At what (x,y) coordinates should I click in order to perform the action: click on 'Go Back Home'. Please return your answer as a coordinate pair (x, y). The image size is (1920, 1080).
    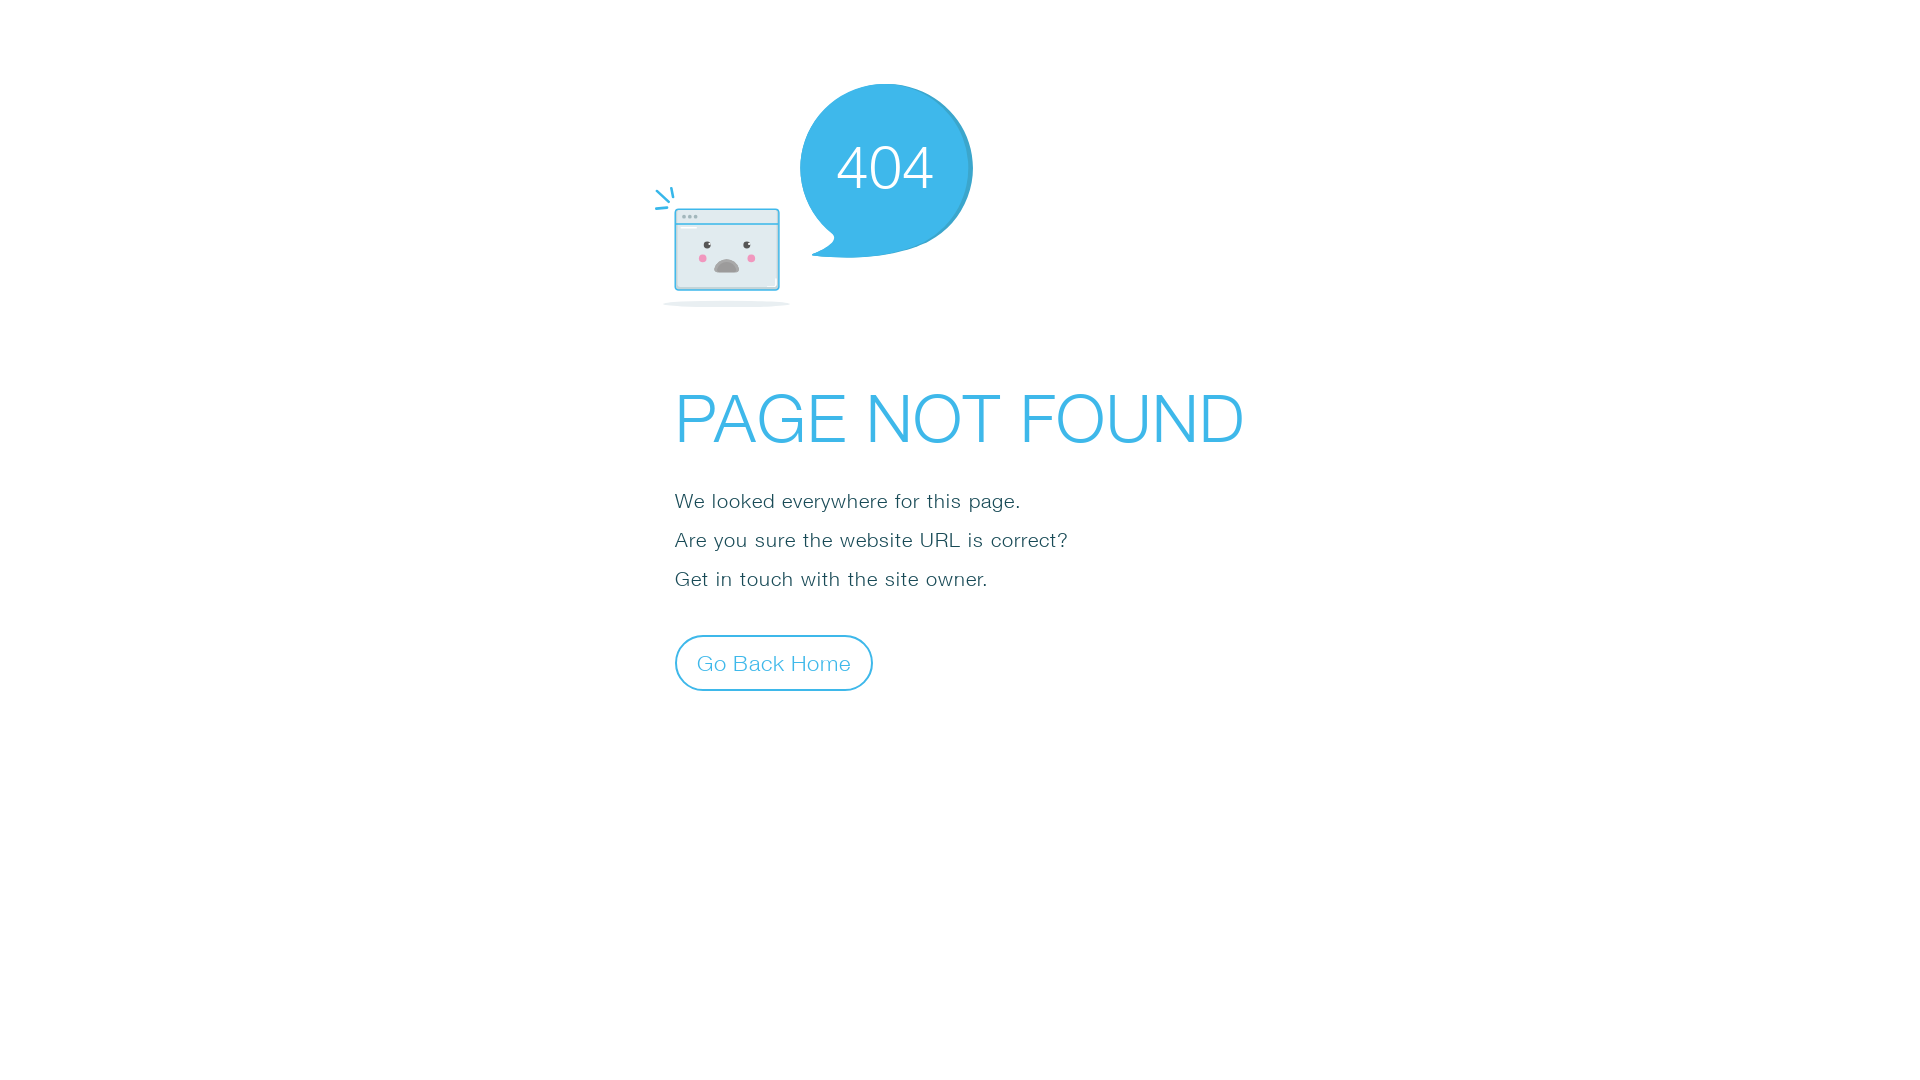
    Looking at the image, I should click on (772, 663).